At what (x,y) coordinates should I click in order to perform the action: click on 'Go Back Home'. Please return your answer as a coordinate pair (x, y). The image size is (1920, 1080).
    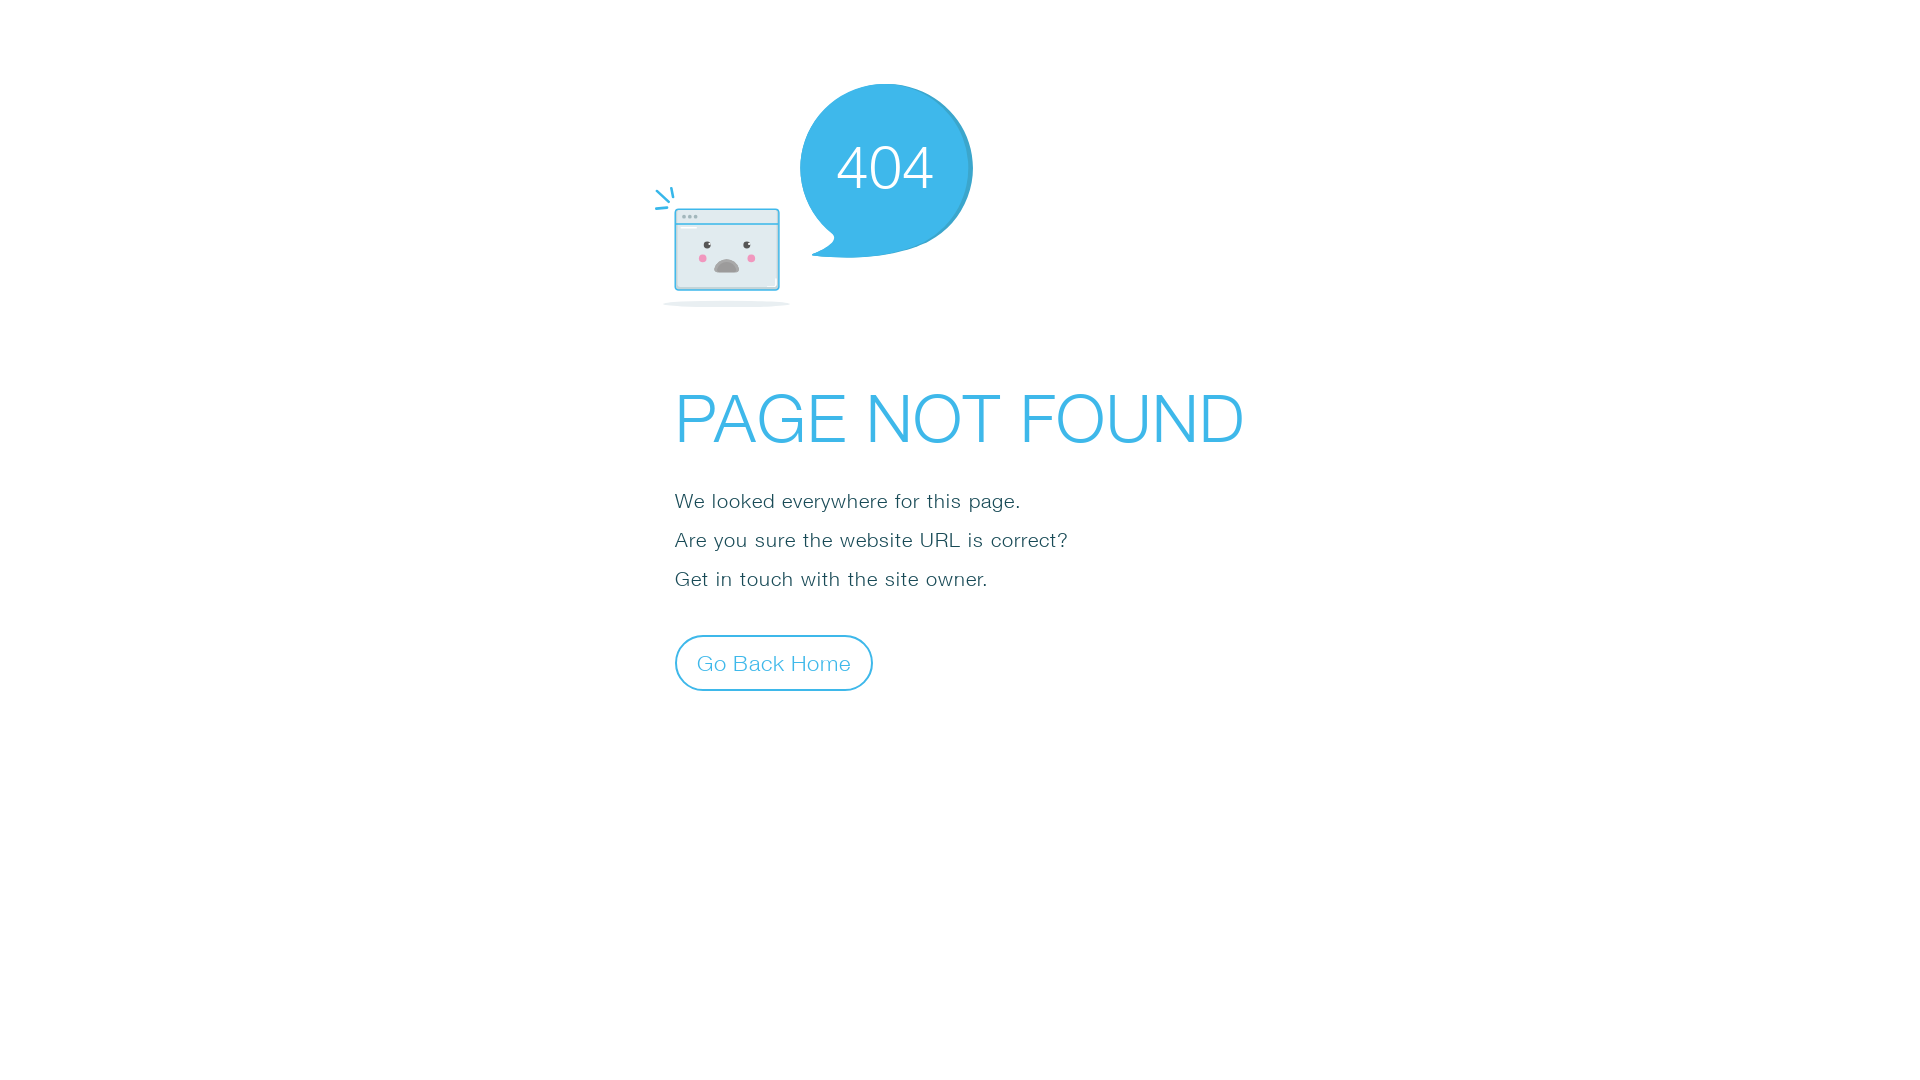
    Looking at the image, I should click on (772, 663).